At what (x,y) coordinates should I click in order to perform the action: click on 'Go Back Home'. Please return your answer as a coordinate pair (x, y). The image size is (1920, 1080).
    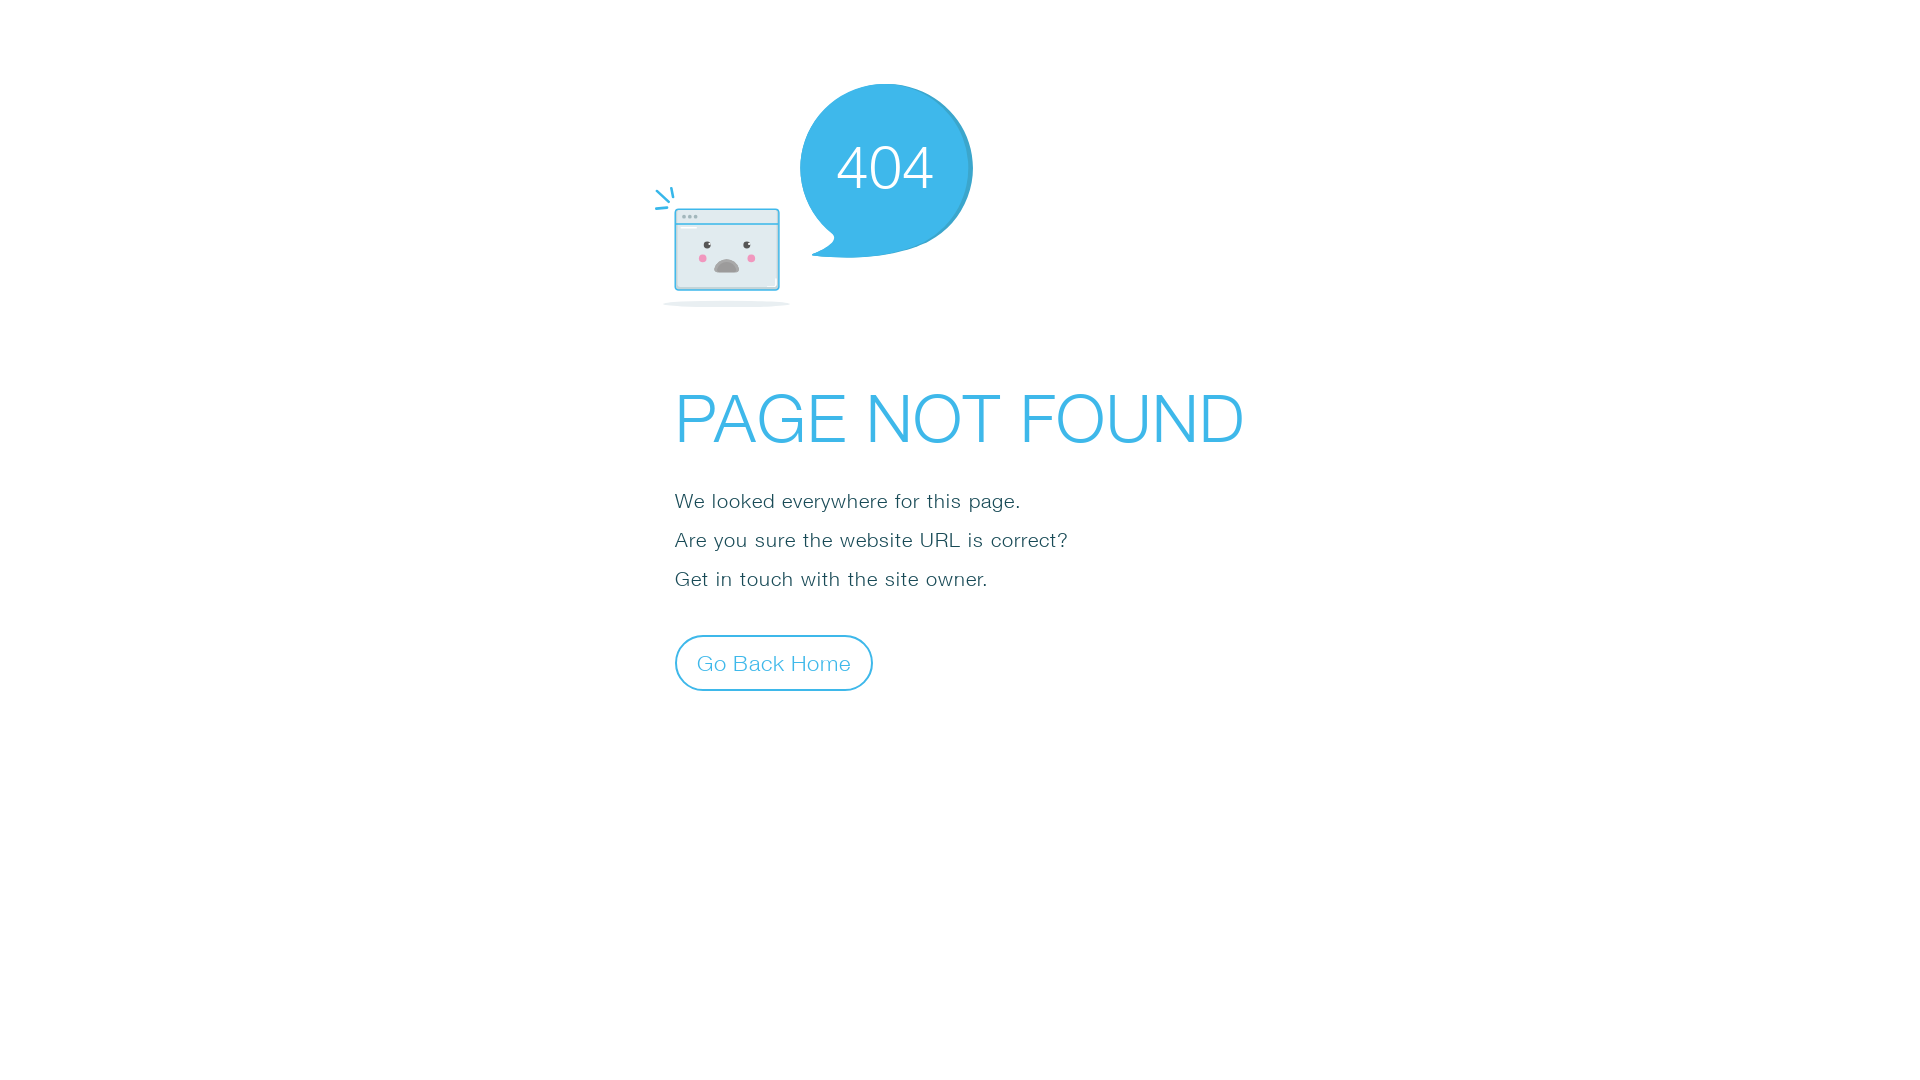
    Looking at the image, I should click on (772, 663).